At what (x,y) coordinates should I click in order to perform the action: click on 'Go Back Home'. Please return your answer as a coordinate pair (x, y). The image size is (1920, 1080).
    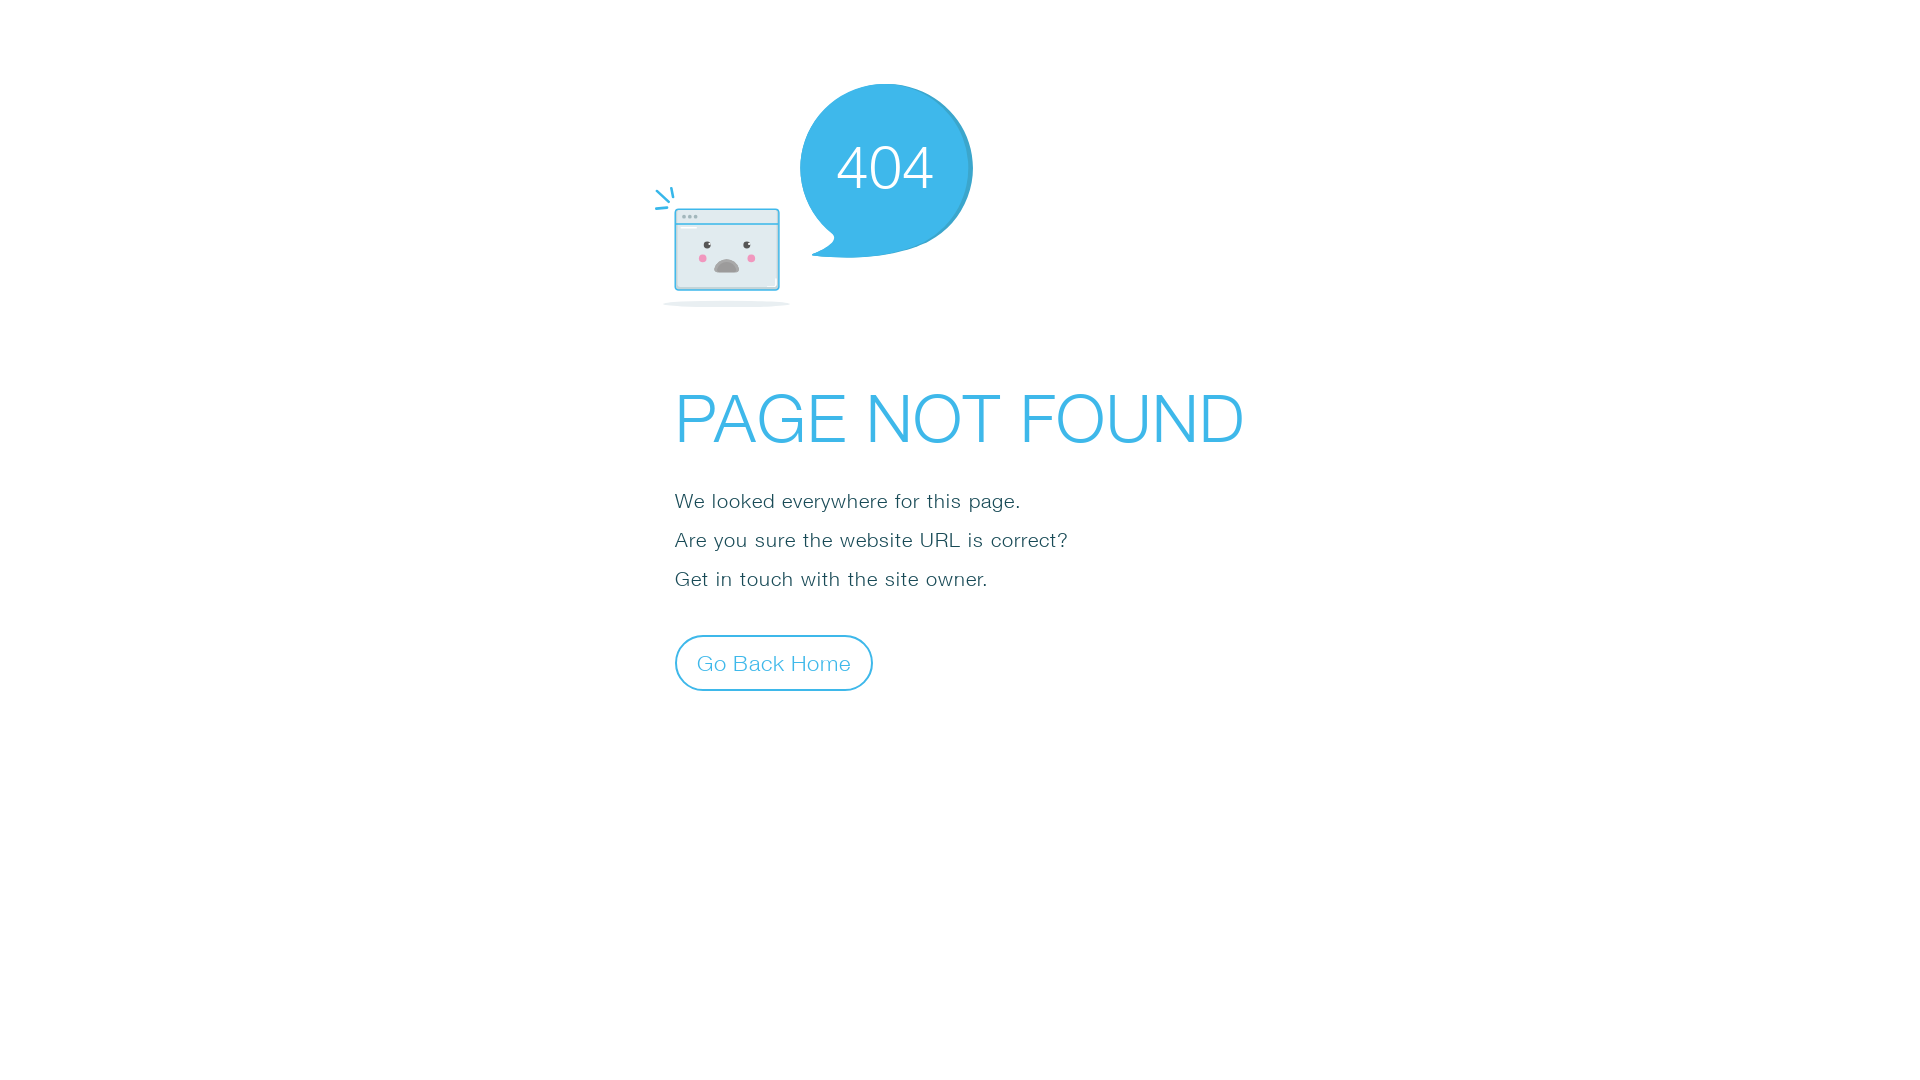
    Looking at the image, I should click on (772, 663).